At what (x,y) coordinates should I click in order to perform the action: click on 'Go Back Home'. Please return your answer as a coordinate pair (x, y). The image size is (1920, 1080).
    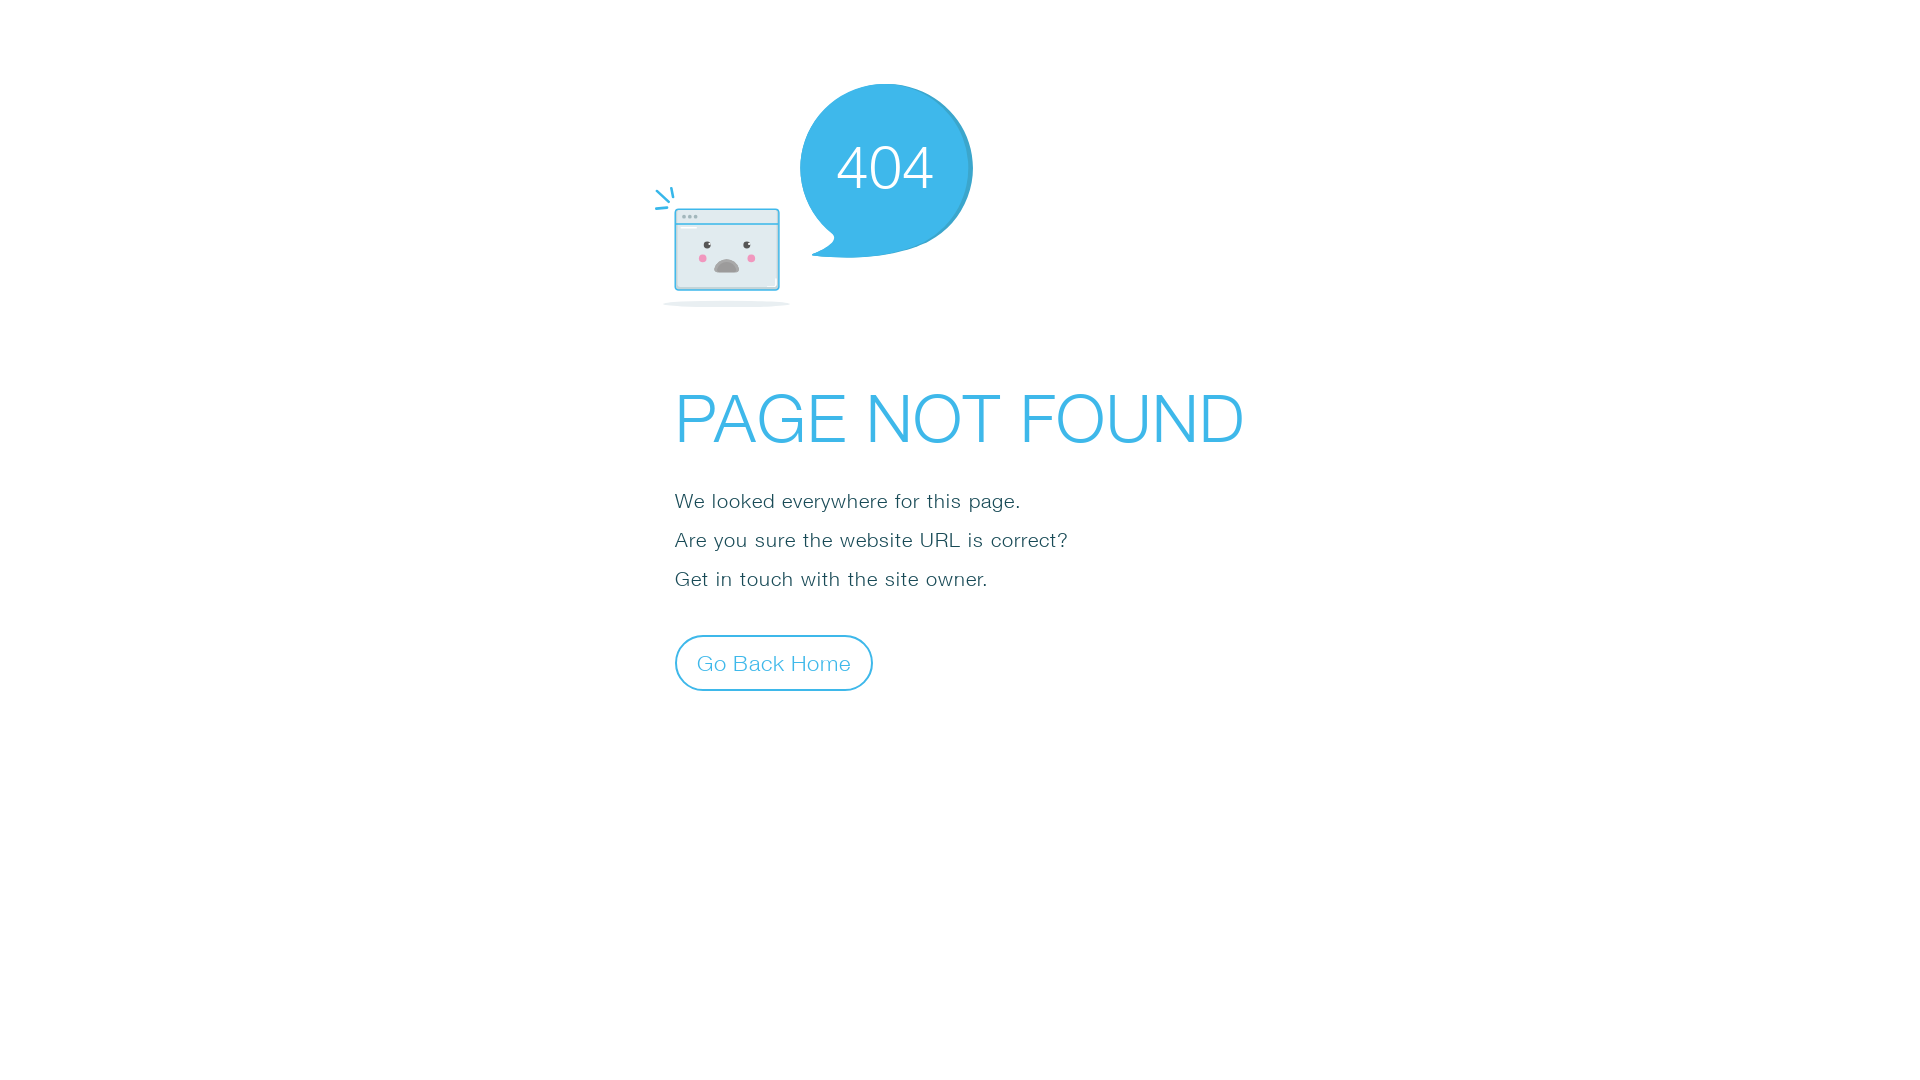
    Looking at the image, I should click on (772, 663).